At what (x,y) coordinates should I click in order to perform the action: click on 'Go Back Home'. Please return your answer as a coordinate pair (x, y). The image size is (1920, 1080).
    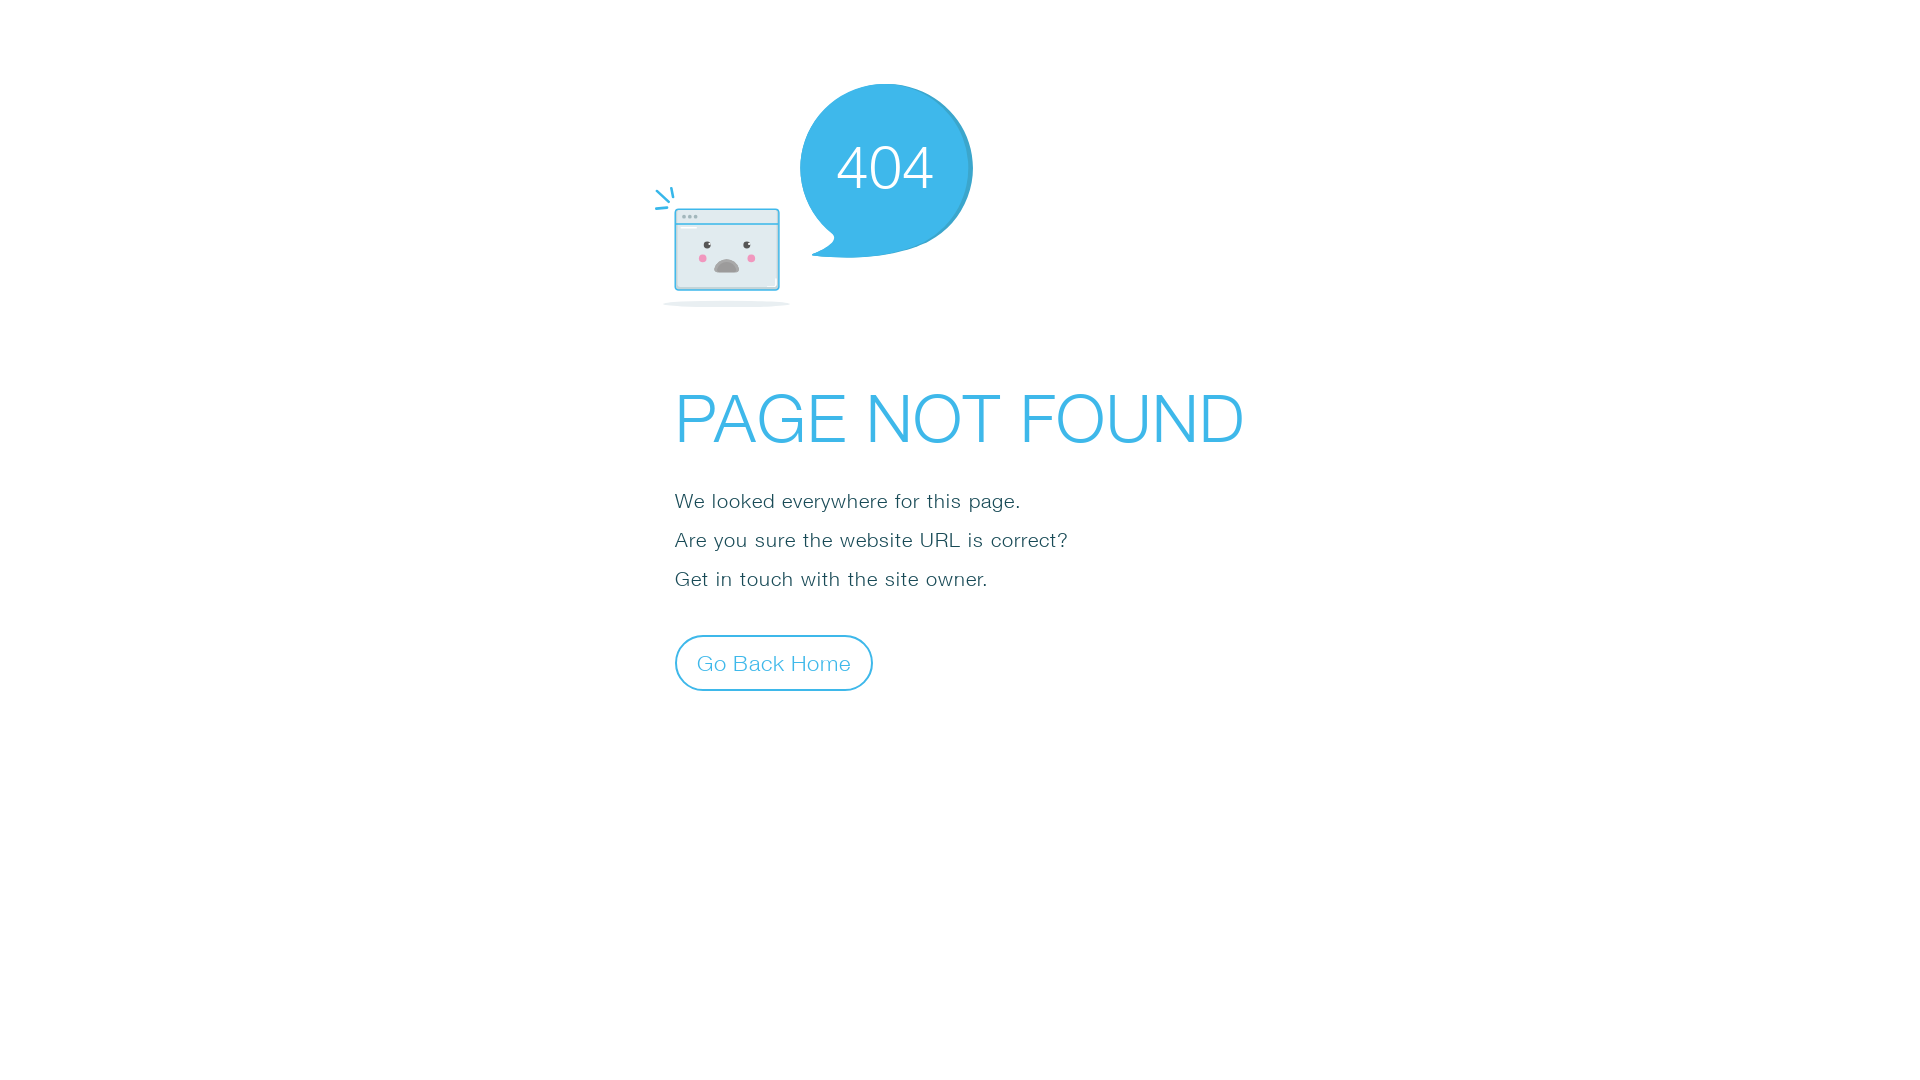
    Looking at the image, I should click on (772, 663).